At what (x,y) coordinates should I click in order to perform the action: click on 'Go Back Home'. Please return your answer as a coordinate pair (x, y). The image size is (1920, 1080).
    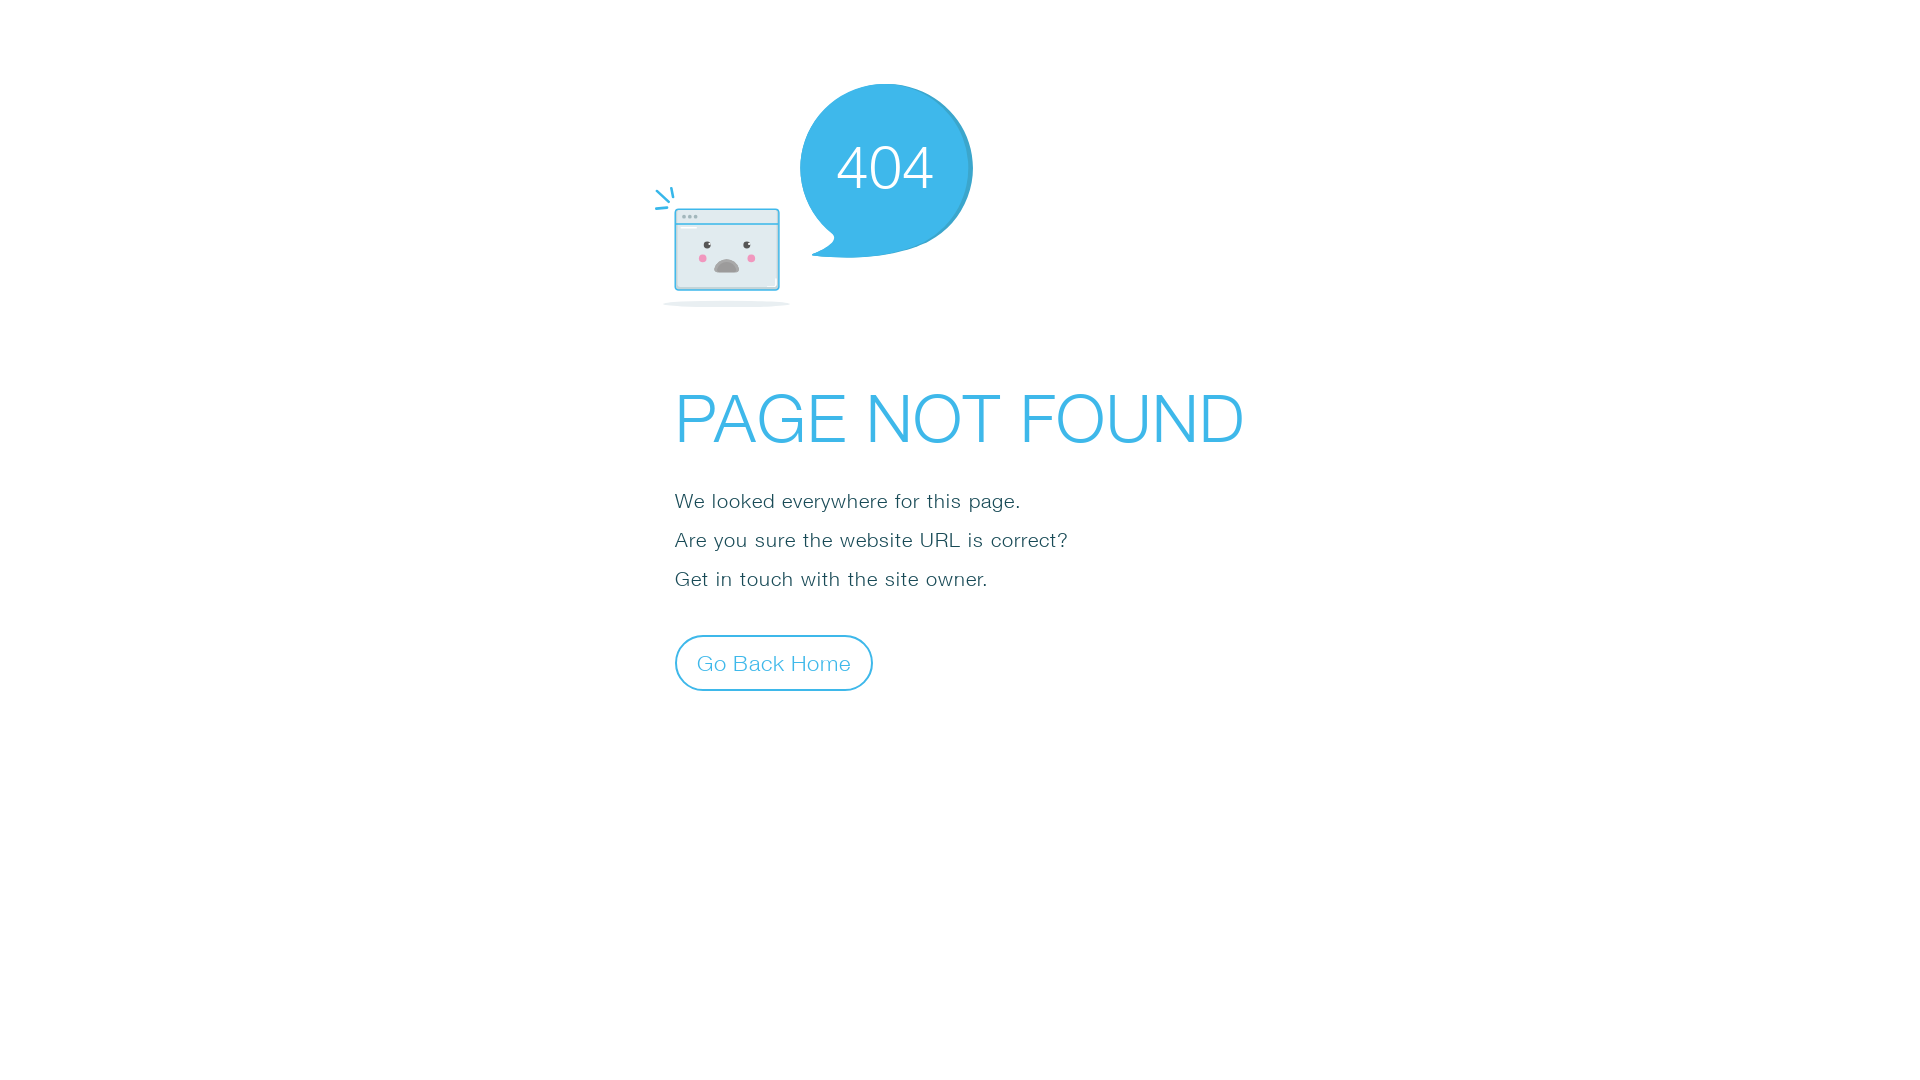
    Looking at the image, I should click on (772, 663).